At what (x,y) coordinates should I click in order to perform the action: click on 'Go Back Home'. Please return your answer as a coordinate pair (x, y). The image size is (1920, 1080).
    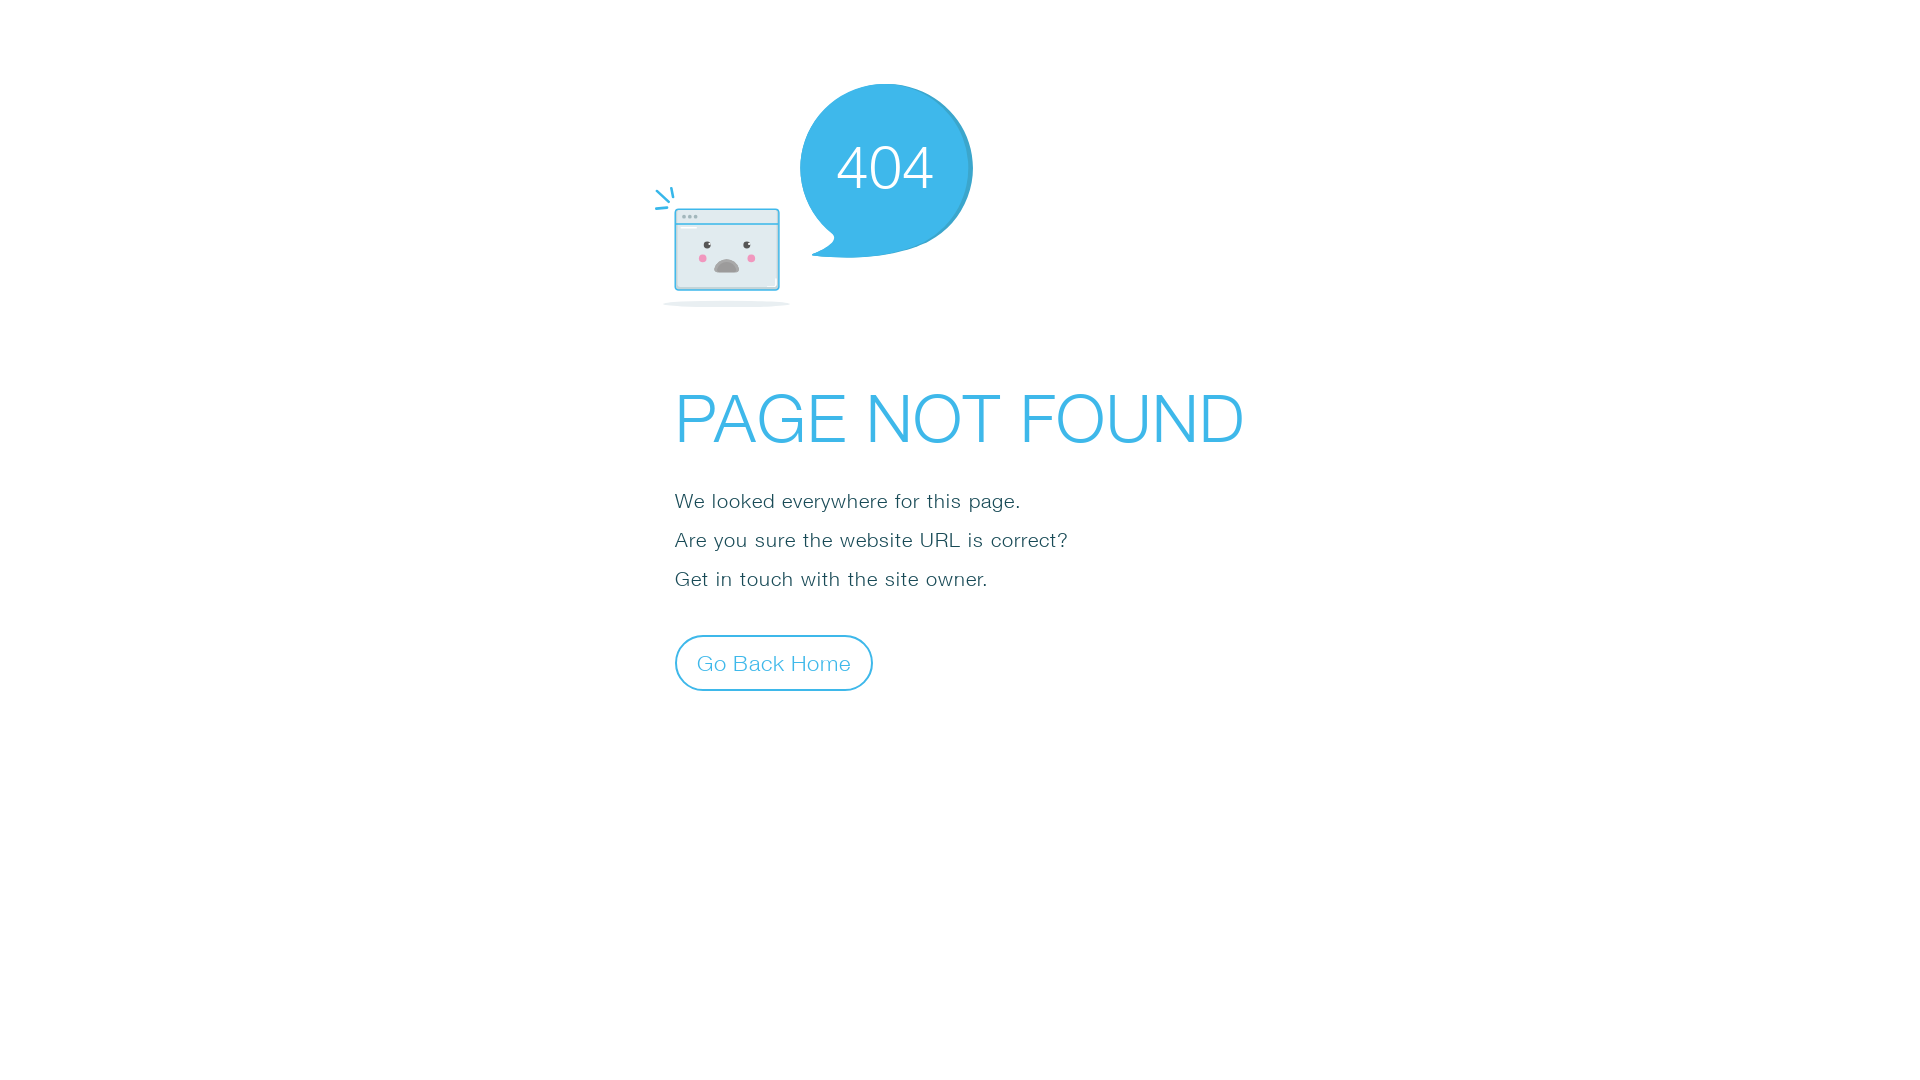
    Looking at the image, I should click on (772, 663).